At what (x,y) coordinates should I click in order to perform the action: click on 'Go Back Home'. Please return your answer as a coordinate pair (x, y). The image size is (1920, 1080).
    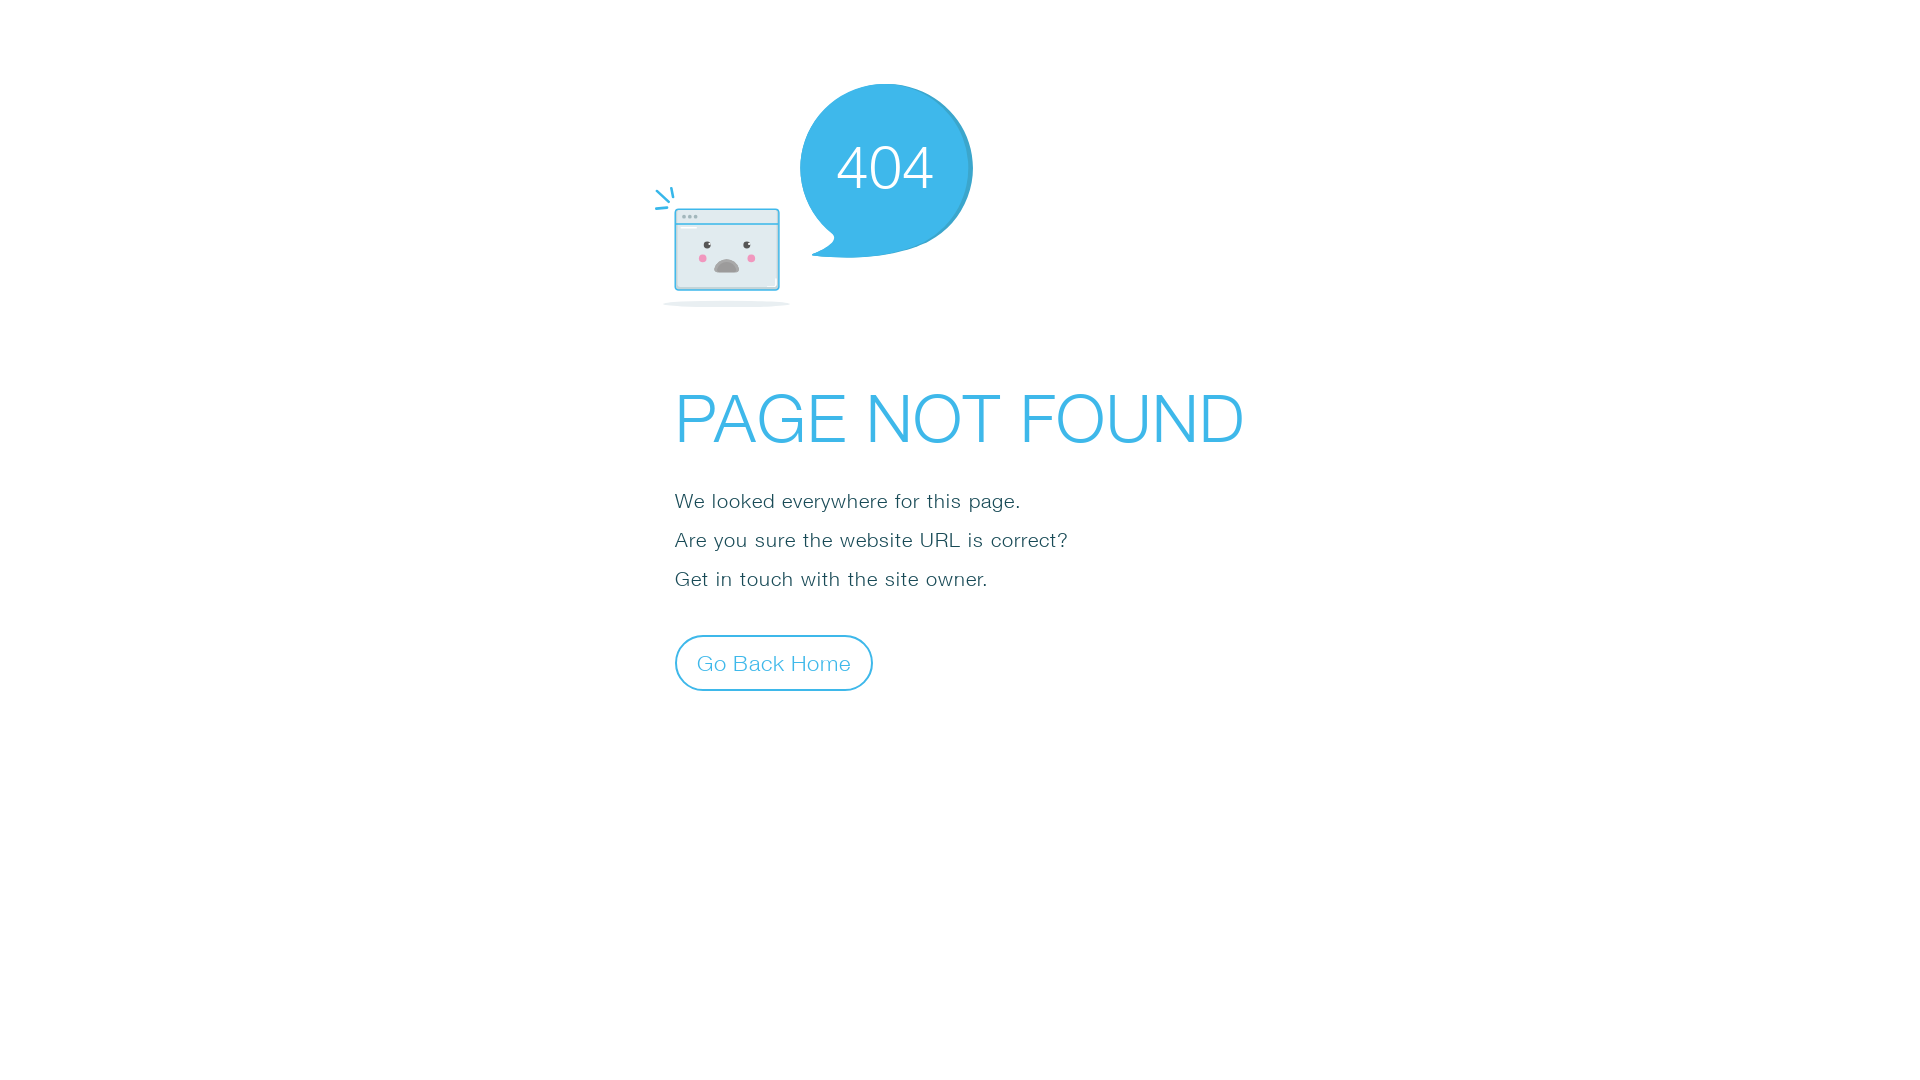
    Looking at the image, I should click on (772, 663).